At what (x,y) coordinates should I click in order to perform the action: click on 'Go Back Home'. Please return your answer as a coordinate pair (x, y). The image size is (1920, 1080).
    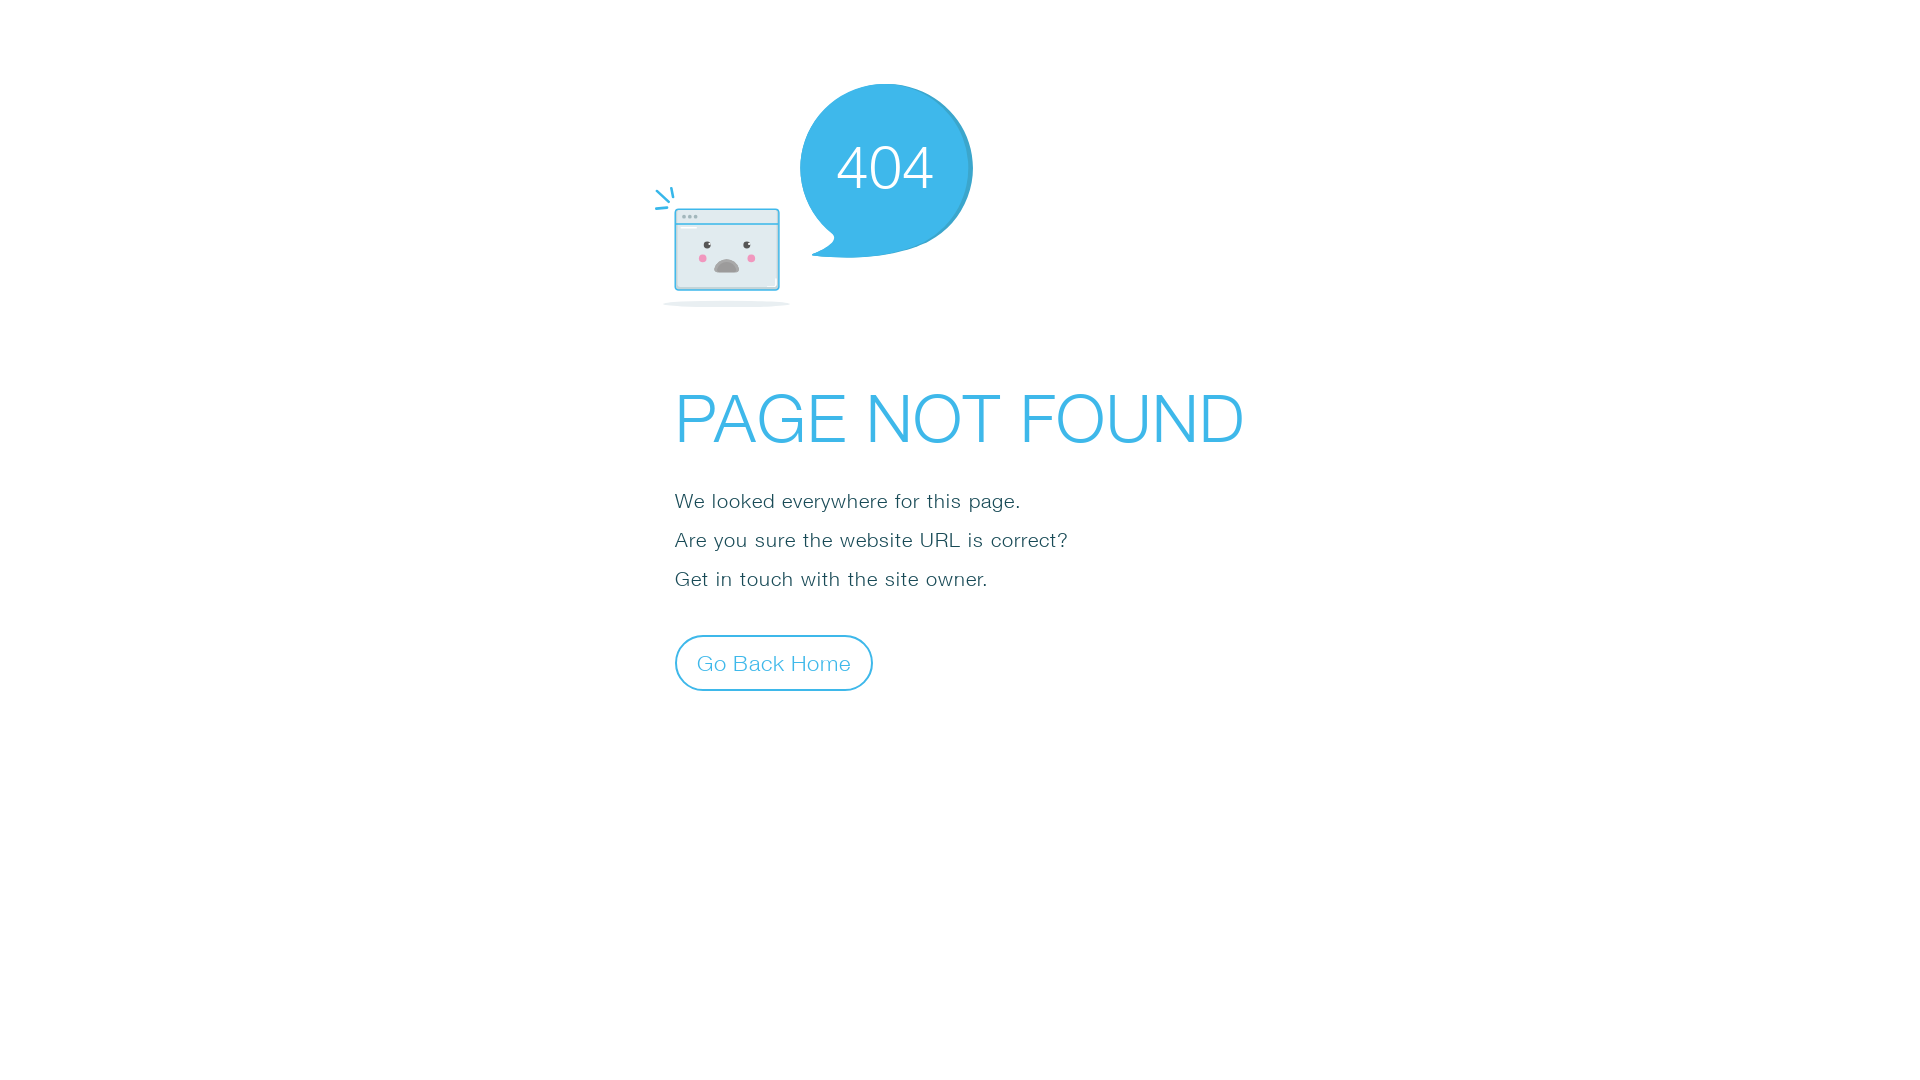
    Looking at the image, I should click on (772, 663).